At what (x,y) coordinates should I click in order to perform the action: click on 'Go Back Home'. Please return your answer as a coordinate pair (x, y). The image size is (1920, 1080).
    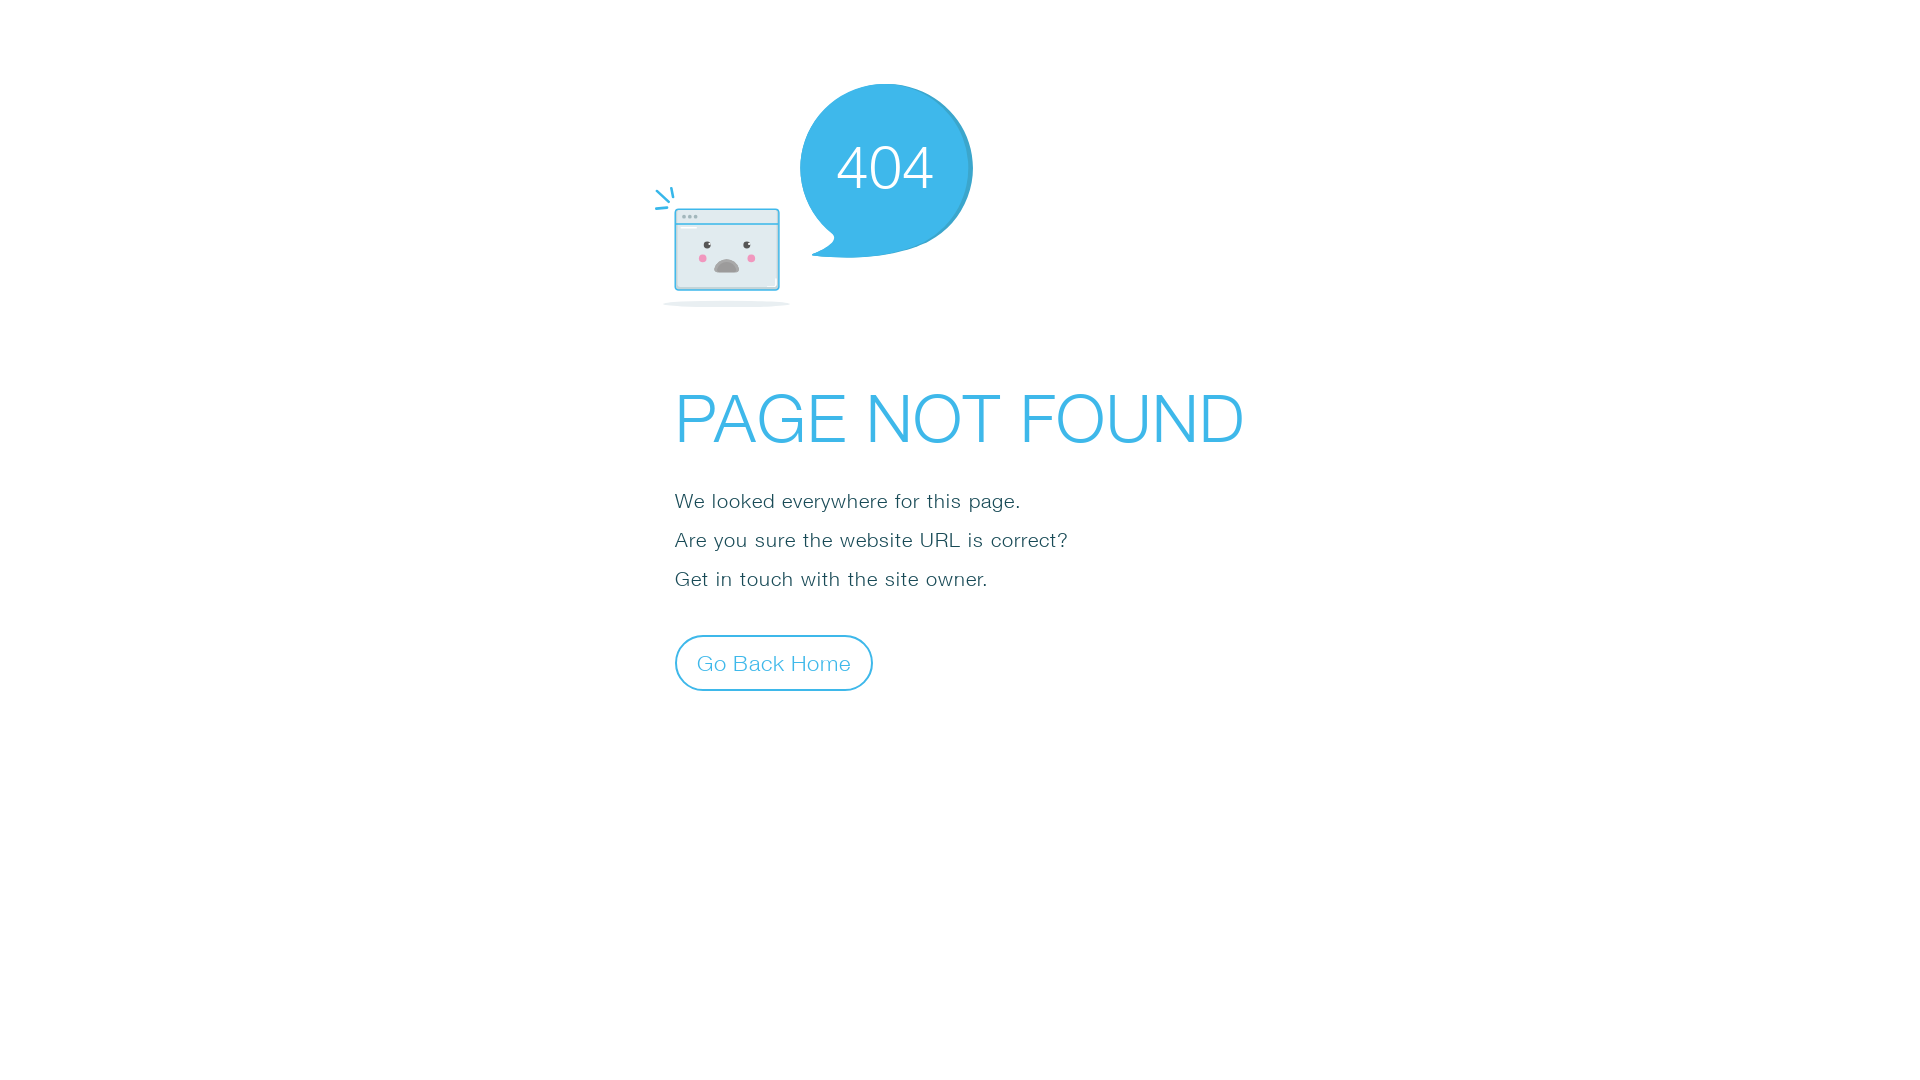
    Looking at the image, I should click on (772, 663).